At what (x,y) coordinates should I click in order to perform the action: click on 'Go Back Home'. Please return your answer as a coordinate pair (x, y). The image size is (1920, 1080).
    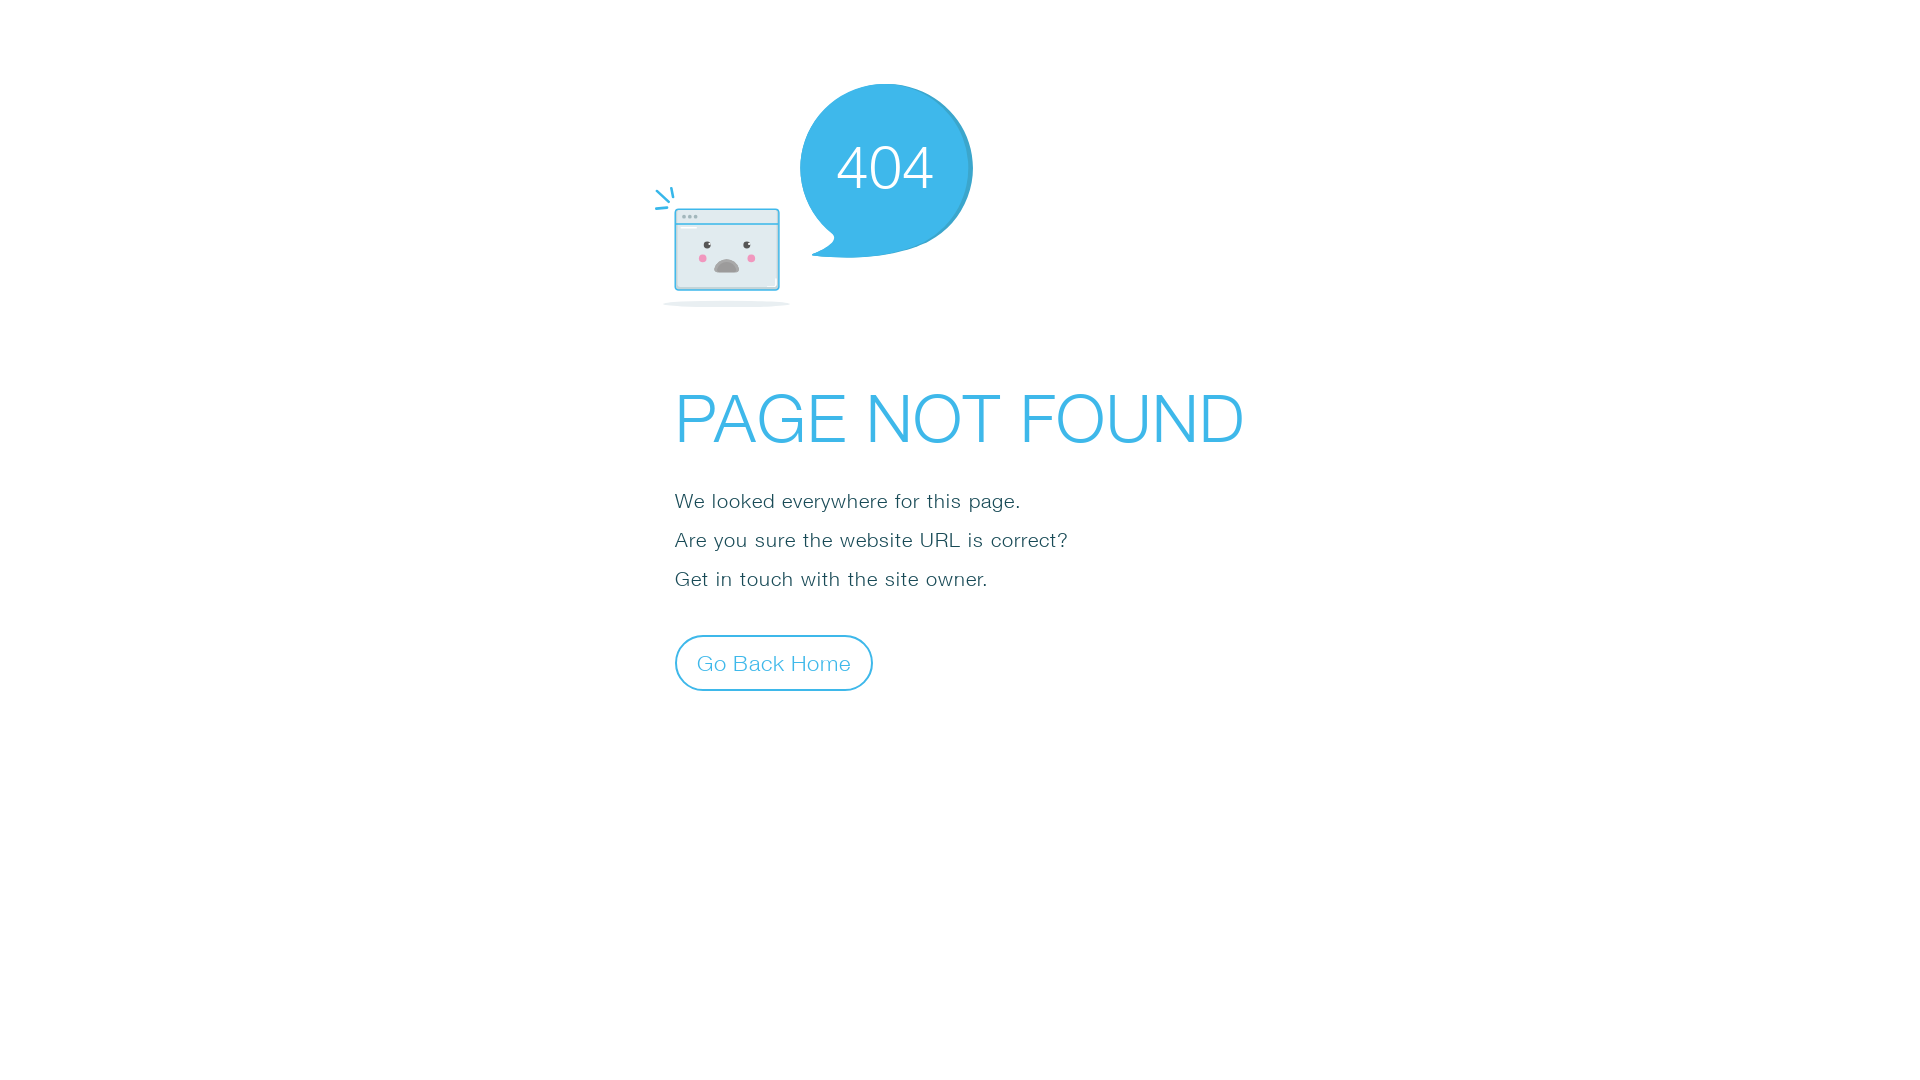
    Looking at the image, I should click on (772, 663).